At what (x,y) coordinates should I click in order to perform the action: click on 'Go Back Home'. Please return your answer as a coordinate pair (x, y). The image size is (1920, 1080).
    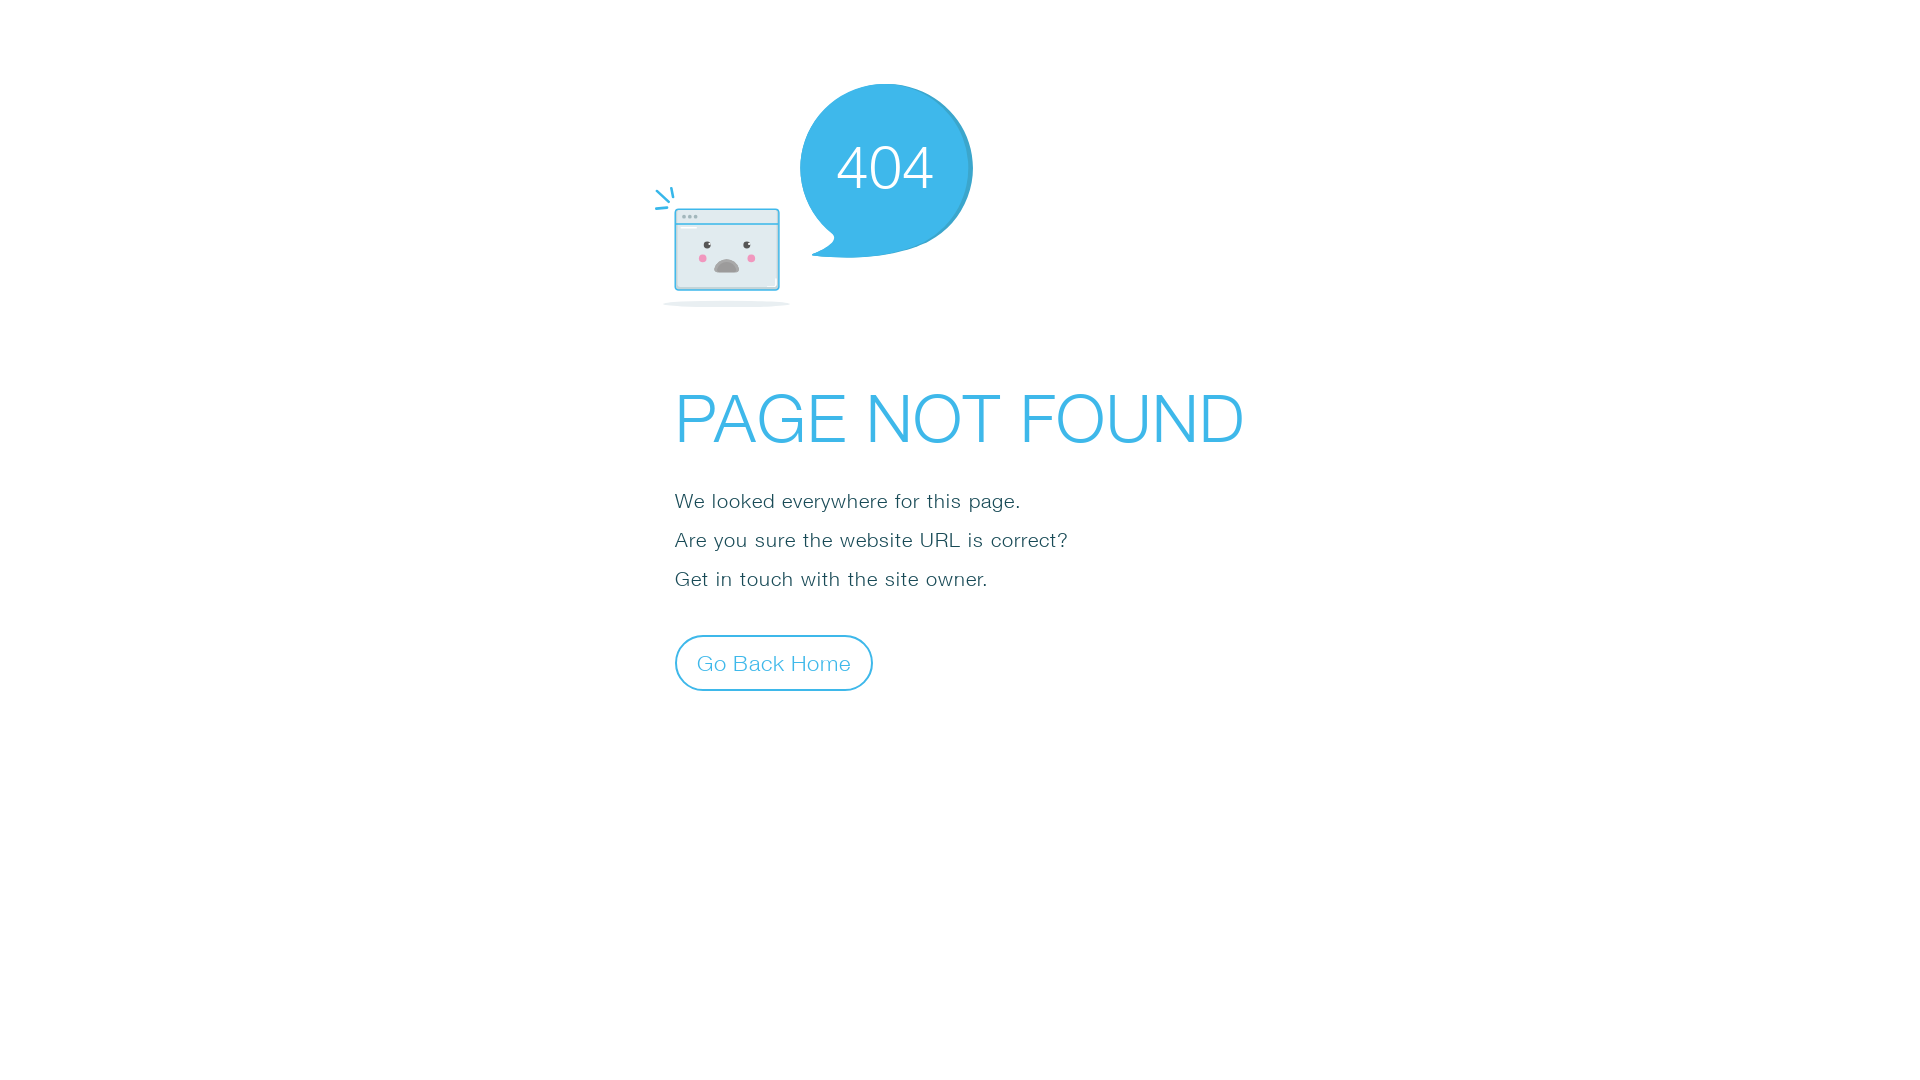
    Looking at the image, I should click on (772, 663).